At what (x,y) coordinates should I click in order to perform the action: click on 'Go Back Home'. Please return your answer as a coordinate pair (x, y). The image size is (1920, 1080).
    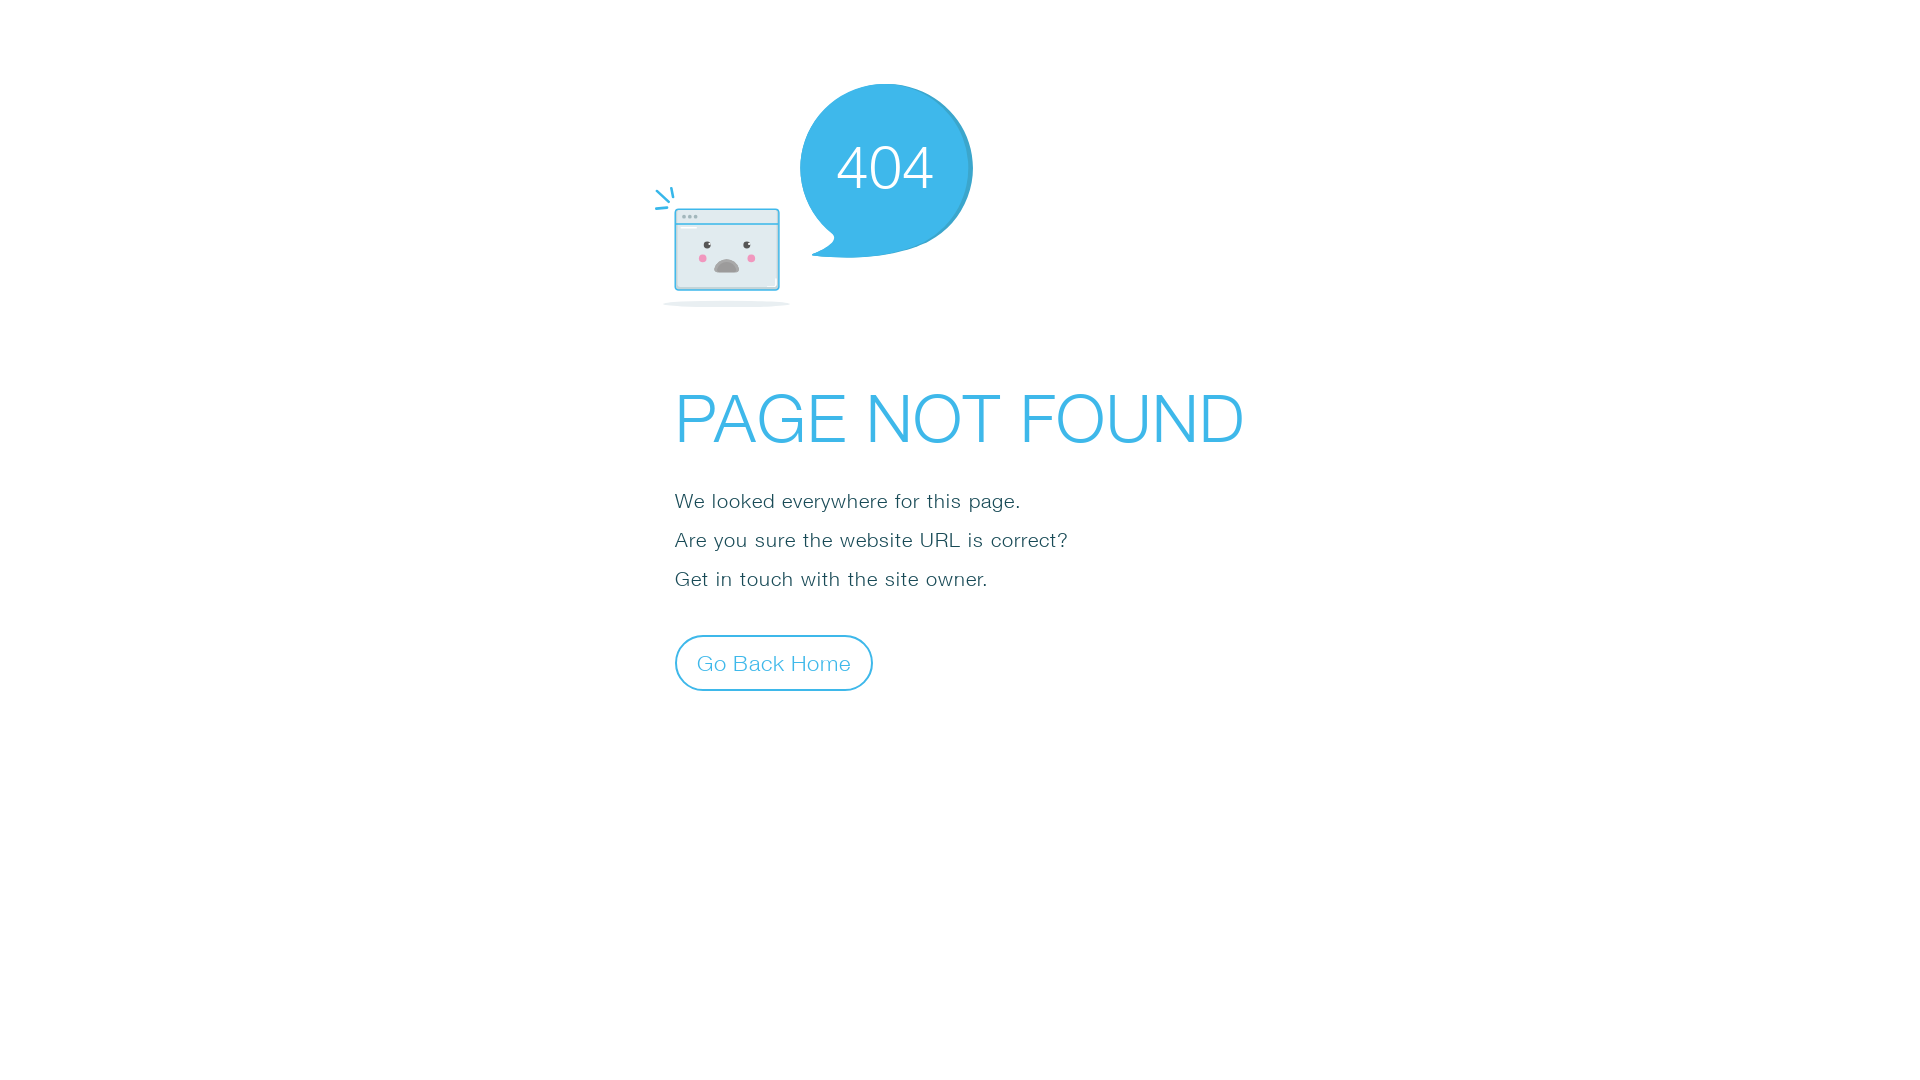
    Looking at the image, I should click on (772, 663).